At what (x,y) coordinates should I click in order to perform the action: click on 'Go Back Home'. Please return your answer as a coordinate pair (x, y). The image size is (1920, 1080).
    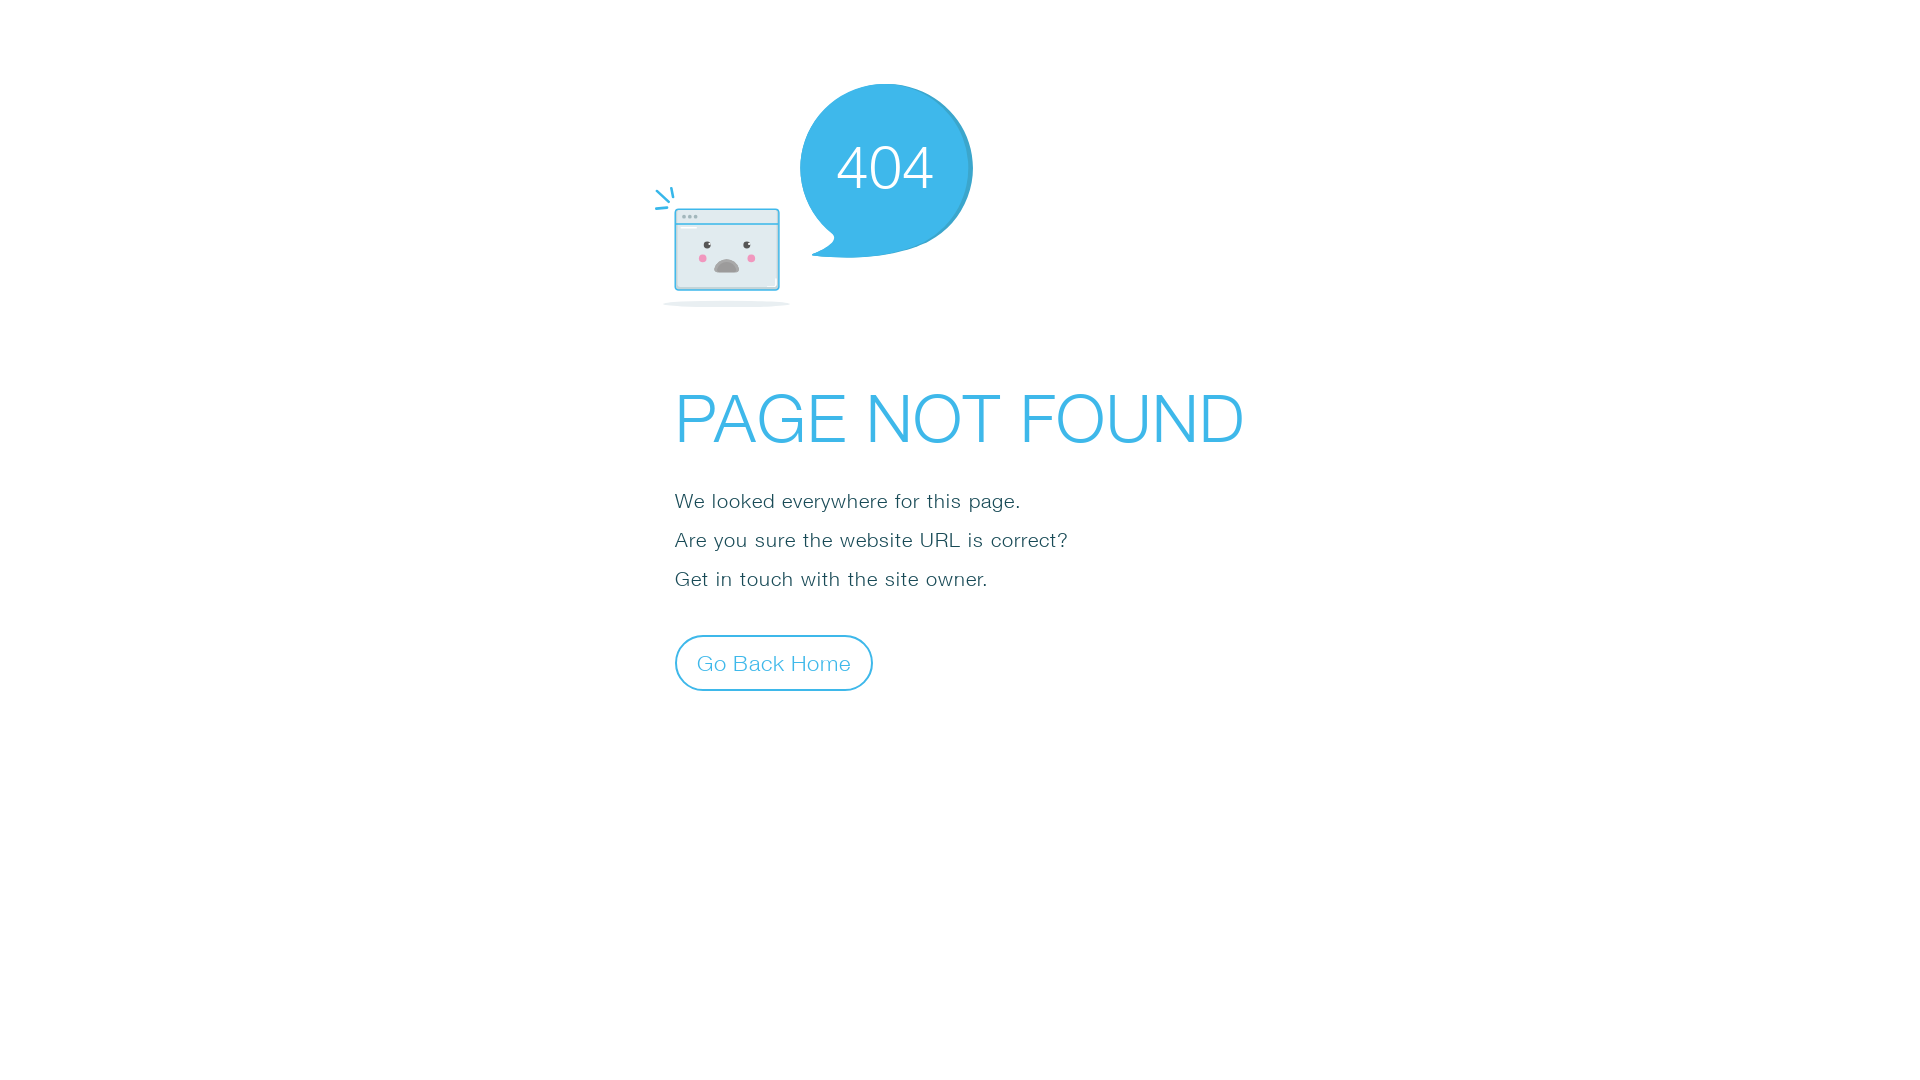
    Looking at the image, I should click on (772, 663).